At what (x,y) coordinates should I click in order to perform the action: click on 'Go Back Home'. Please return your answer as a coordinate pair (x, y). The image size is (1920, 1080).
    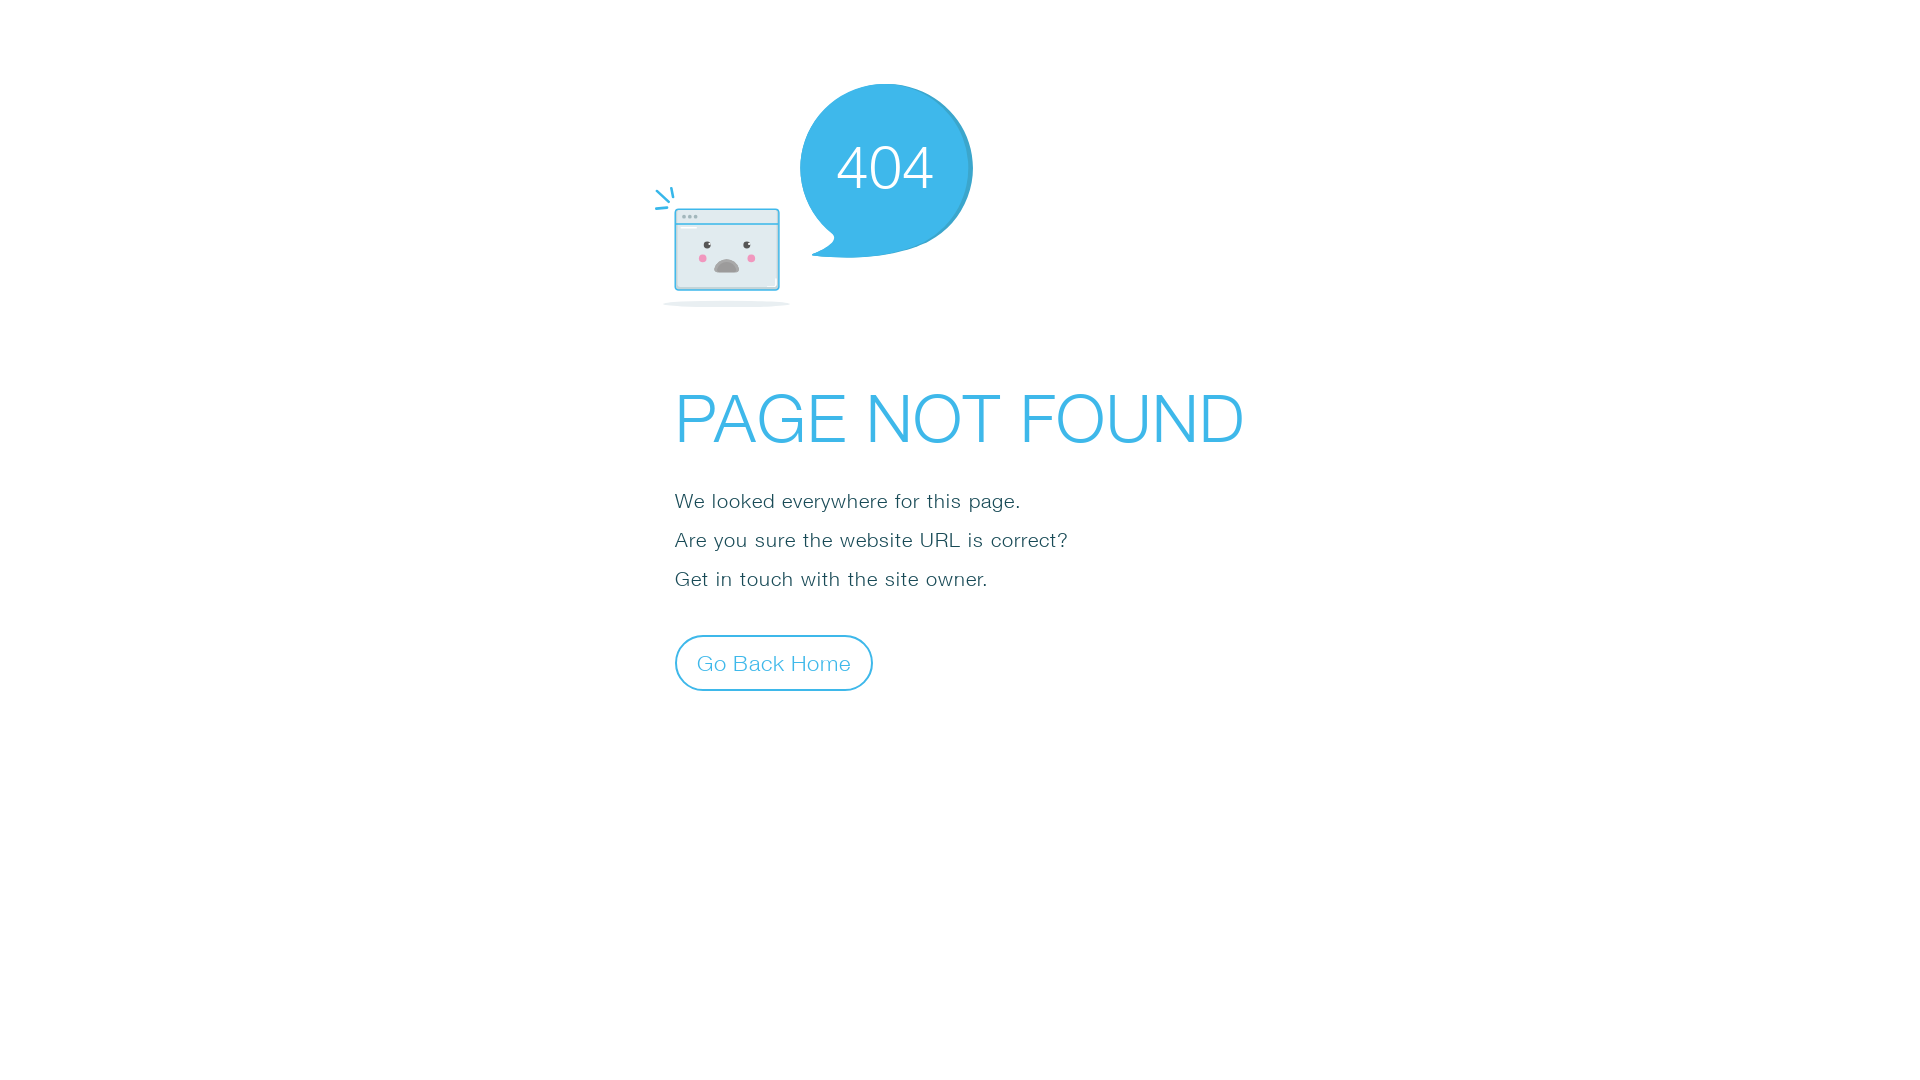
    Looking at the image, I should click on (772, 663).